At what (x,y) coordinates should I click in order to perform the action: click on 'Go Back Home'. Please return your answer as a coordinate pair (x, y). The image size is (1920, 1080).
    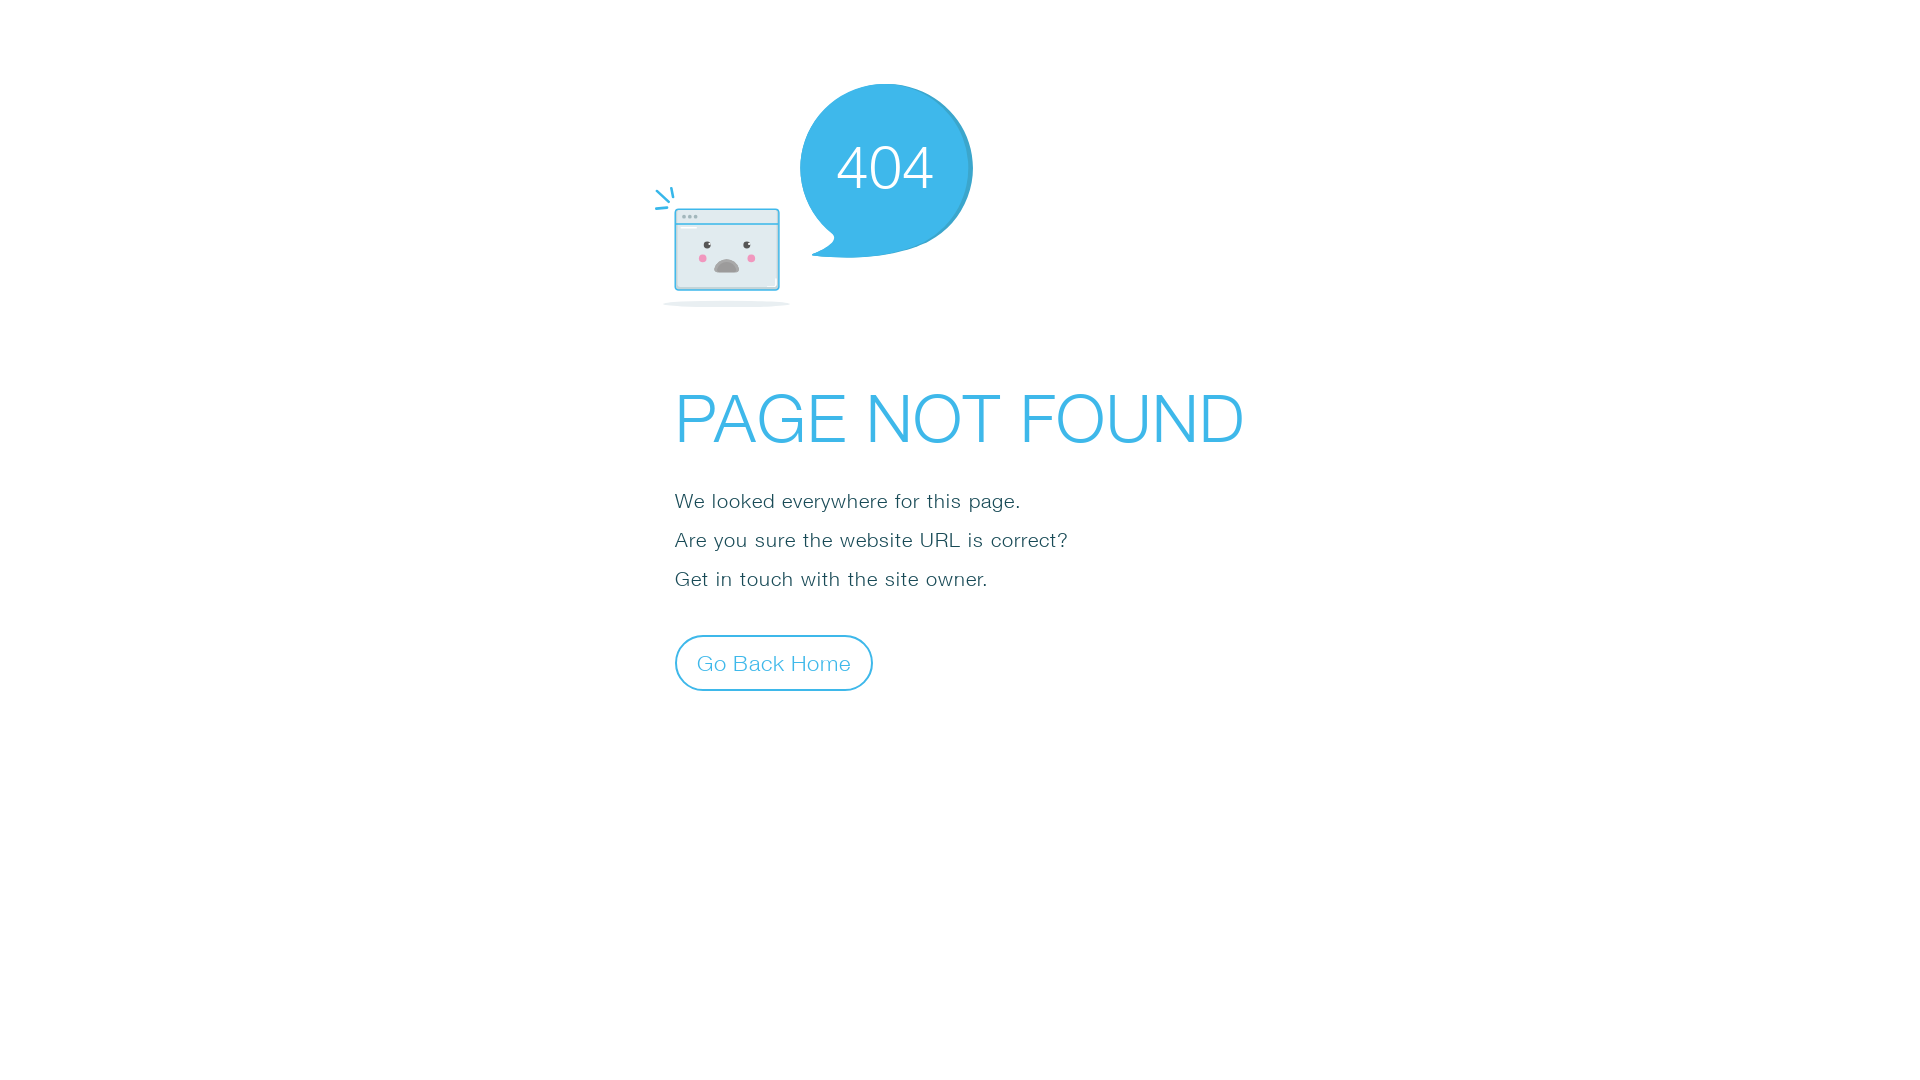
    Looking at the image, I should click on (772, 663).